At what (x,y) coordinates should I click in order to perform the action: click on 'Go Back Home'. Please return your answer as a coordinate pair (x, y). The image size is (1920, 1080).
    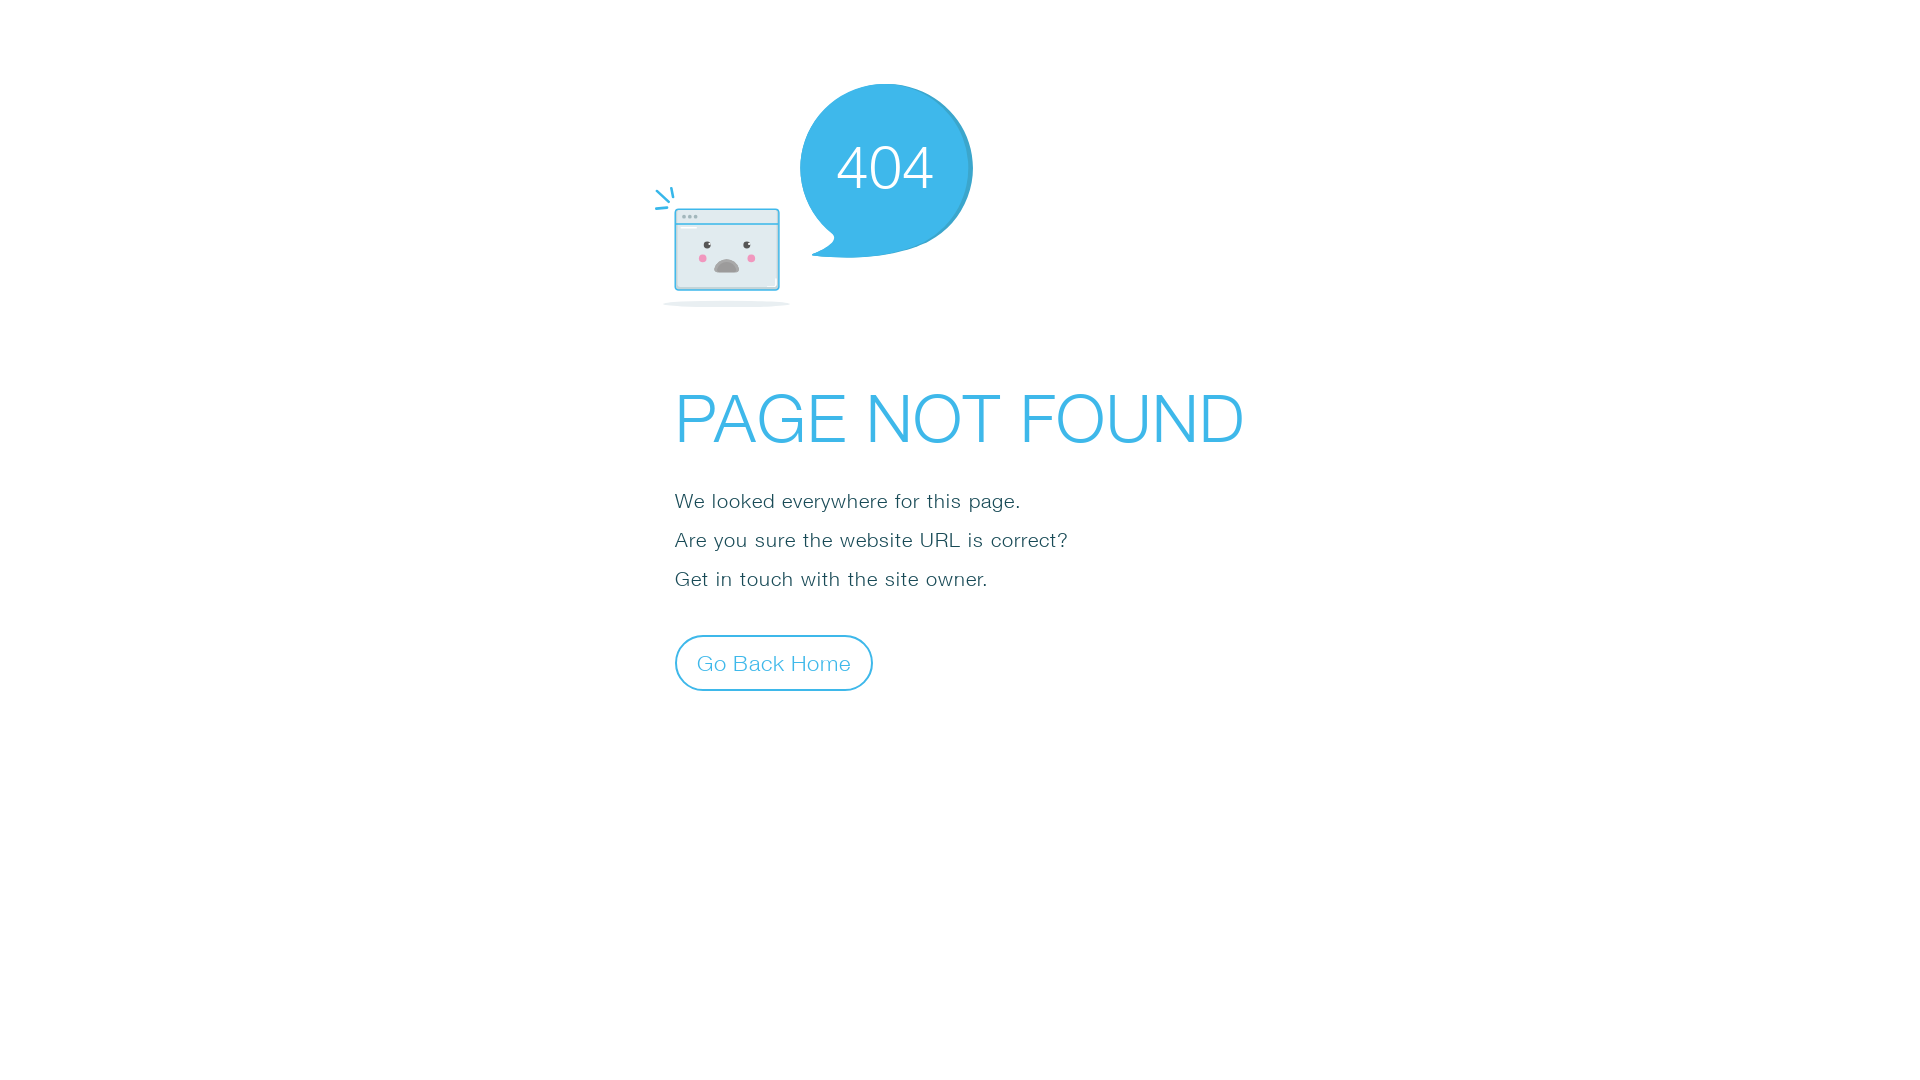
    Looking at the image, I should click on (772, 663).